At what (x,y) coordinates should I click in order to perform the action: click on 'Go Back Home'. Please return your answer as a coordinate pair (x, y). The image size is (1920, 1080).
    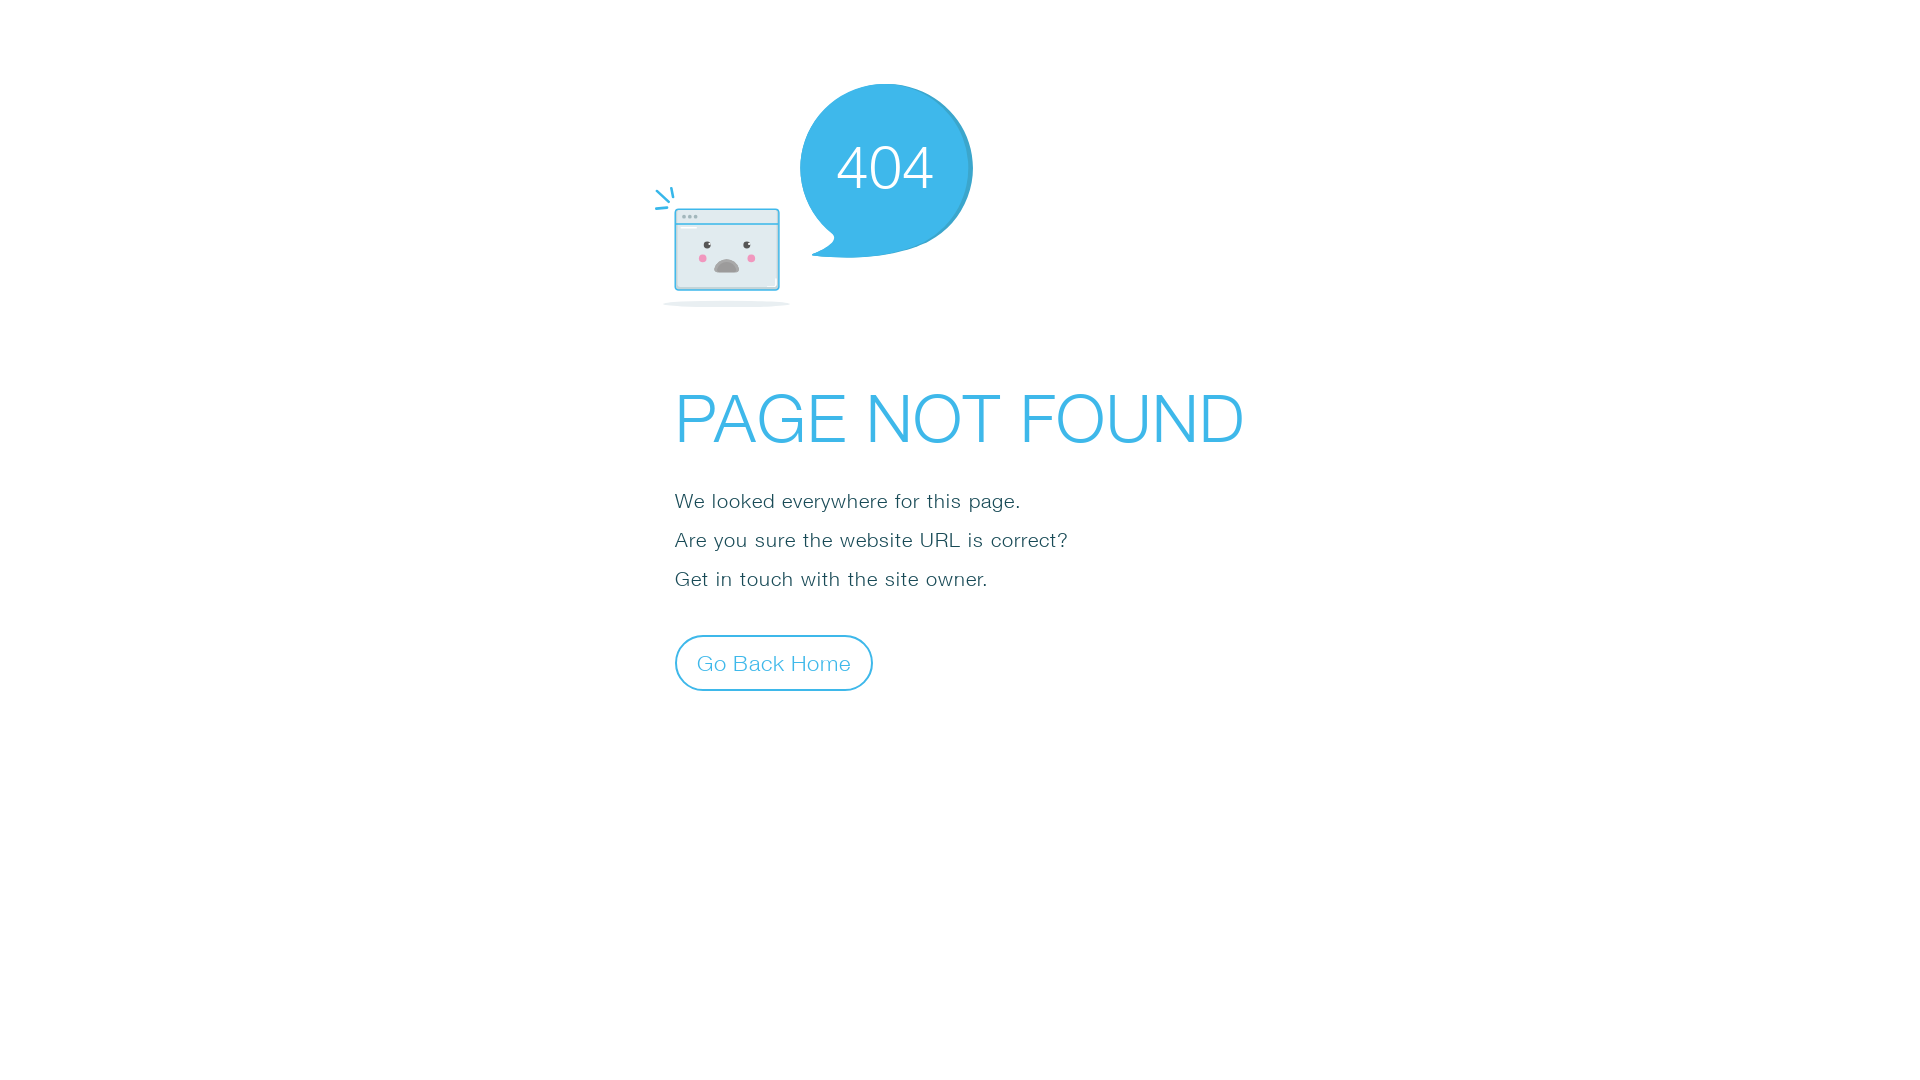
    Looking at the image, I should click on (772, 663).